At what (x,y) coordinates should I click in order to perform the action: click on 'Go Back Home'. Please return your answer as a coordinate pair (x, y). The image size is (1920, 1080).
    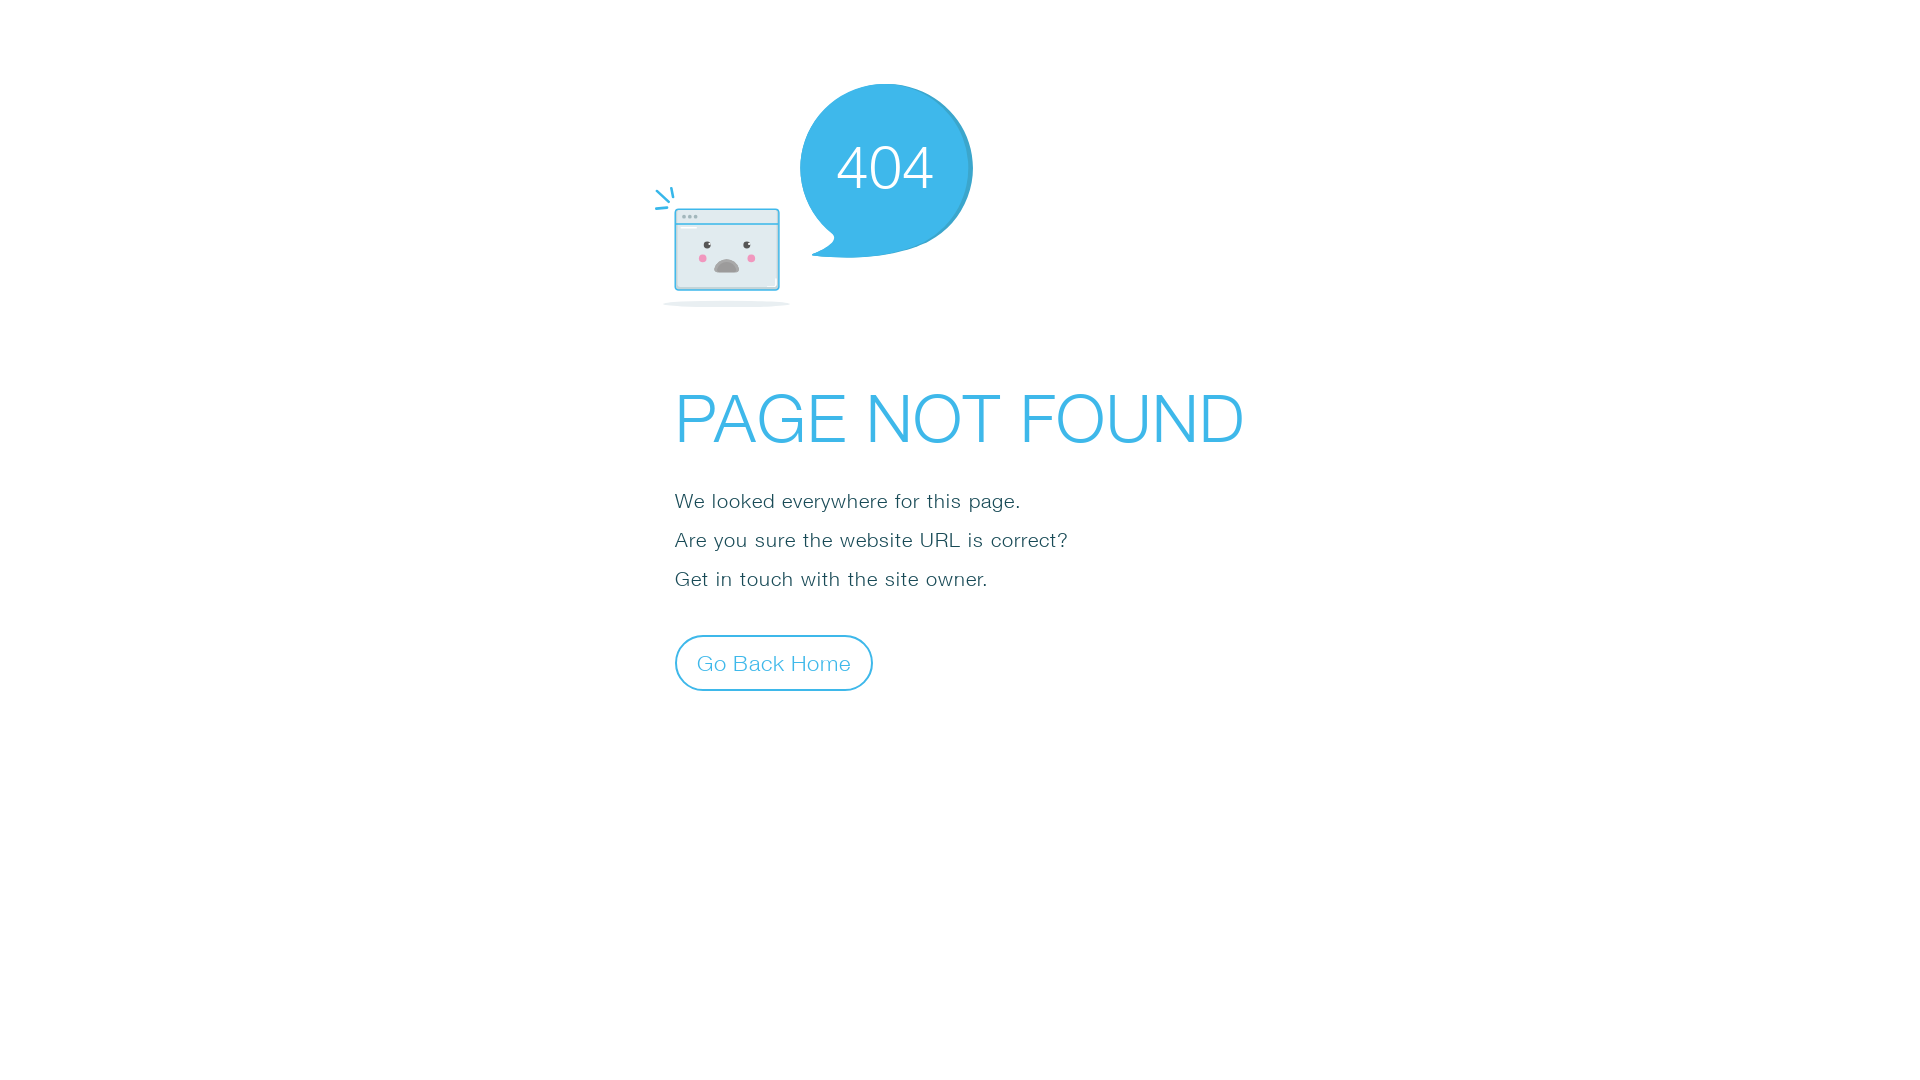
    Looking at the image, I should click on (772, 663).